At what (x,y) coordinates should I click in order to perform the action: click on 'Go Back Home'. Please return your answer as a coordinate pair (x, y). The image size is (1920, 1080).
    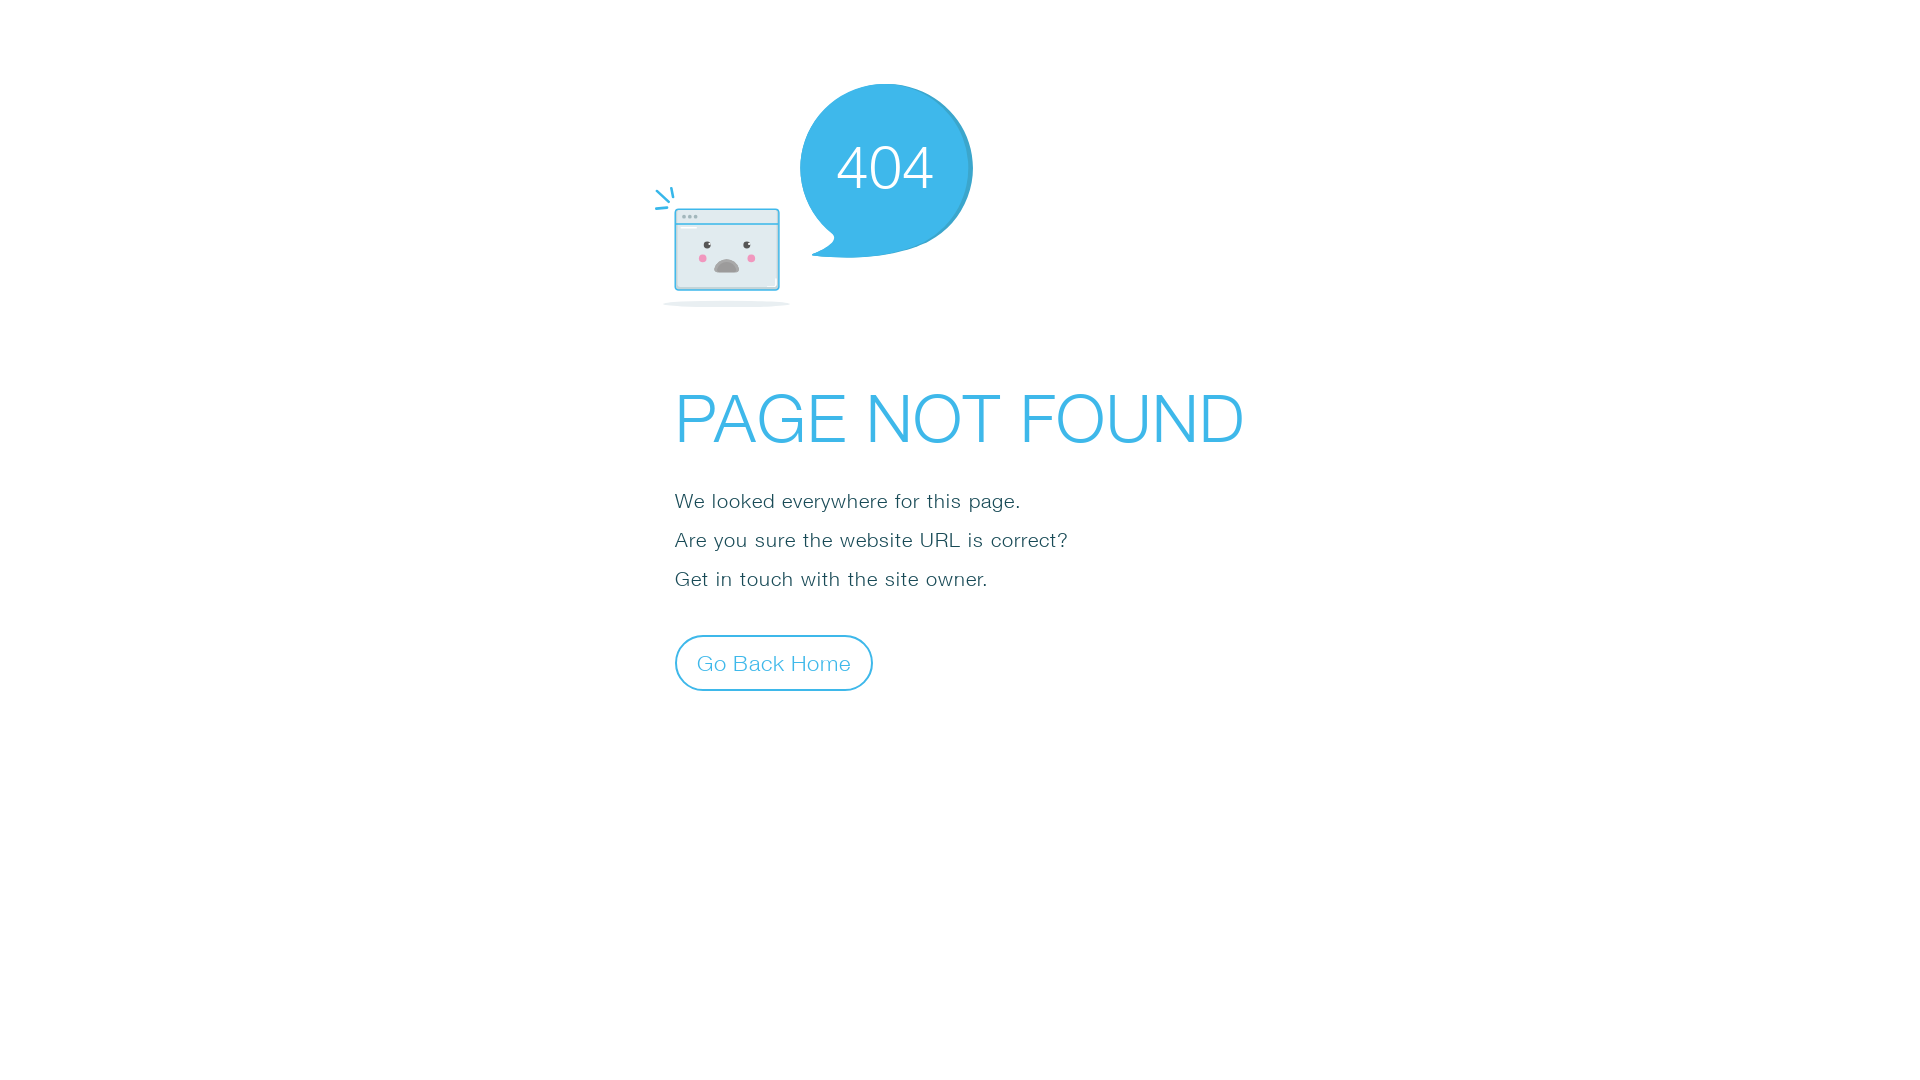
    Looking at the image, I should click on (772, 663).